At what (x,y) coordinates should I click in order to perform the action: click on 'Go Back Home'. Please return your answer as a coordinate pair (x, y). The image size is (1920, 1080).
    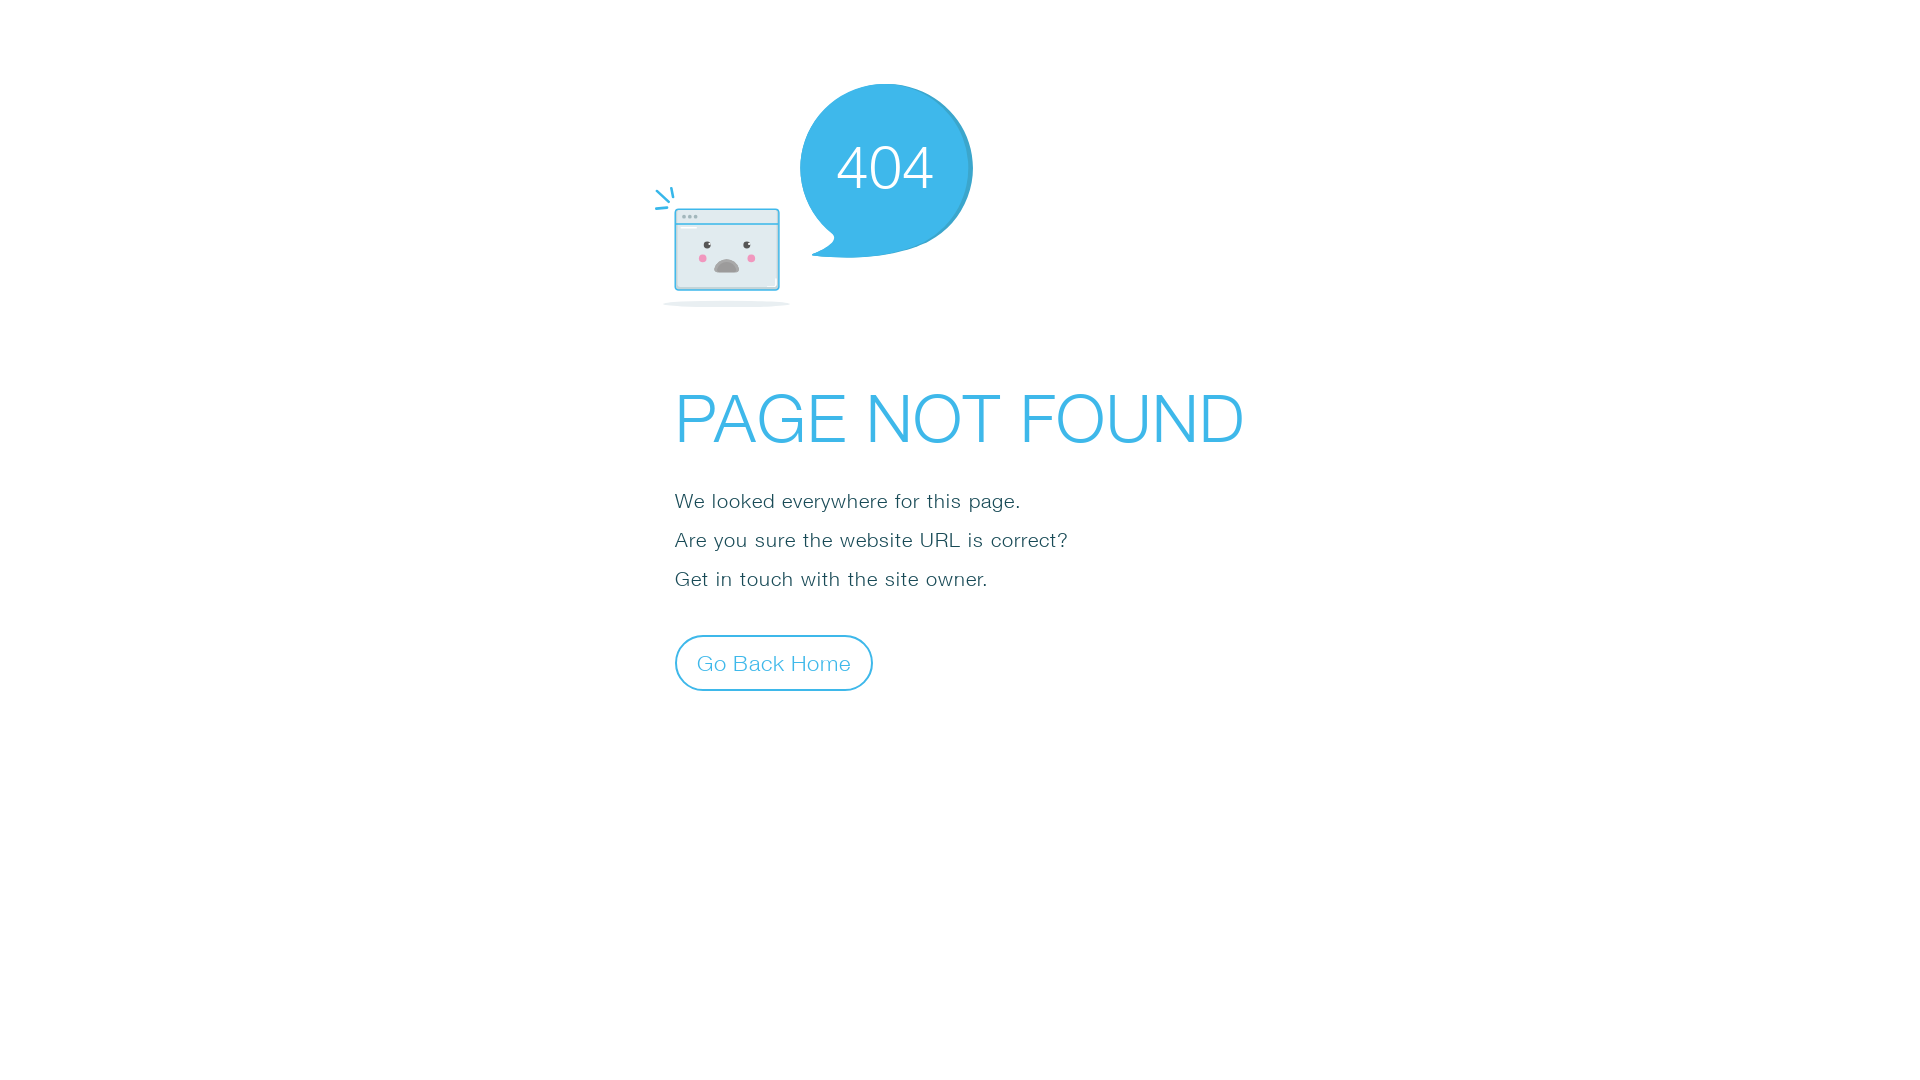
    Looking at the image, I should click on (772, 663).